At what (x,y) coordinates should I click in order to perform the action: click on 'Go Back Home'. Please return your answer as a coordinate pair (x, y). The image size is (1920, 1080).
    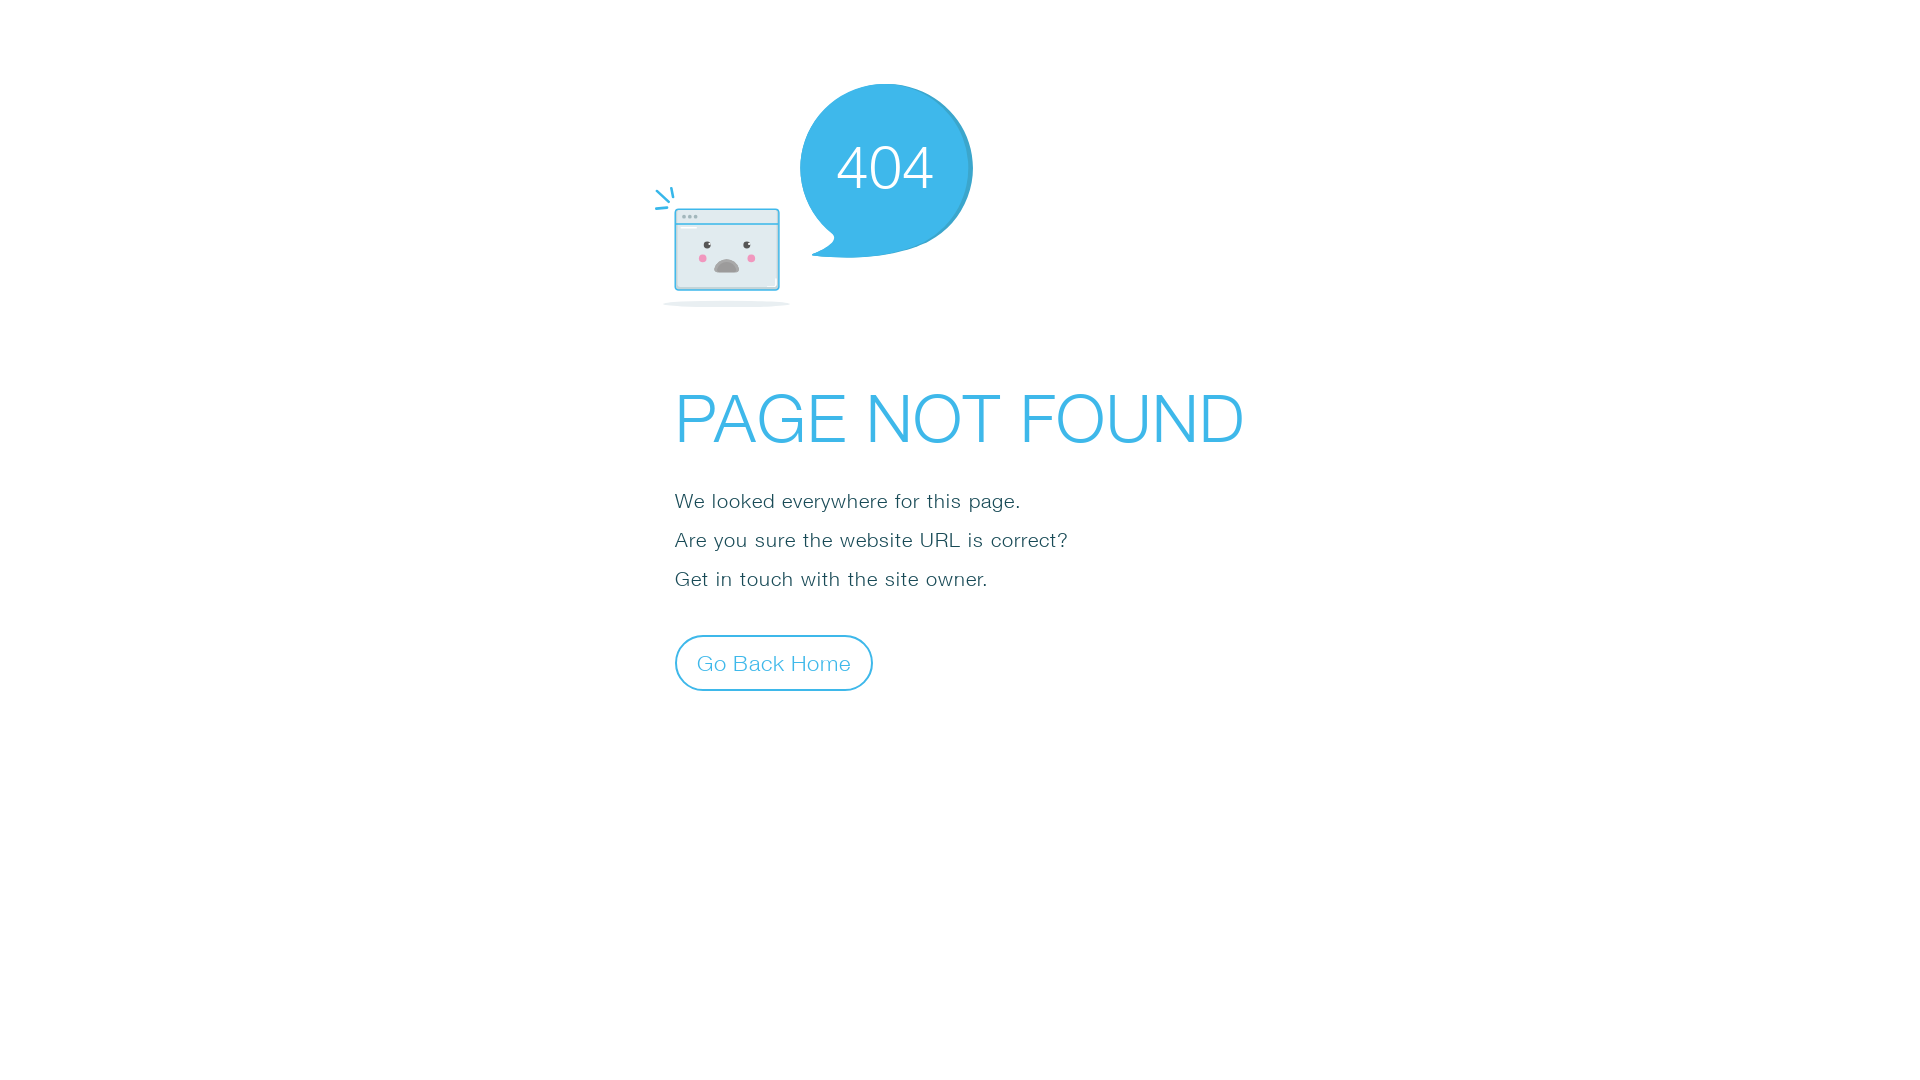
    Looking at the image, I should click on (772, 663).